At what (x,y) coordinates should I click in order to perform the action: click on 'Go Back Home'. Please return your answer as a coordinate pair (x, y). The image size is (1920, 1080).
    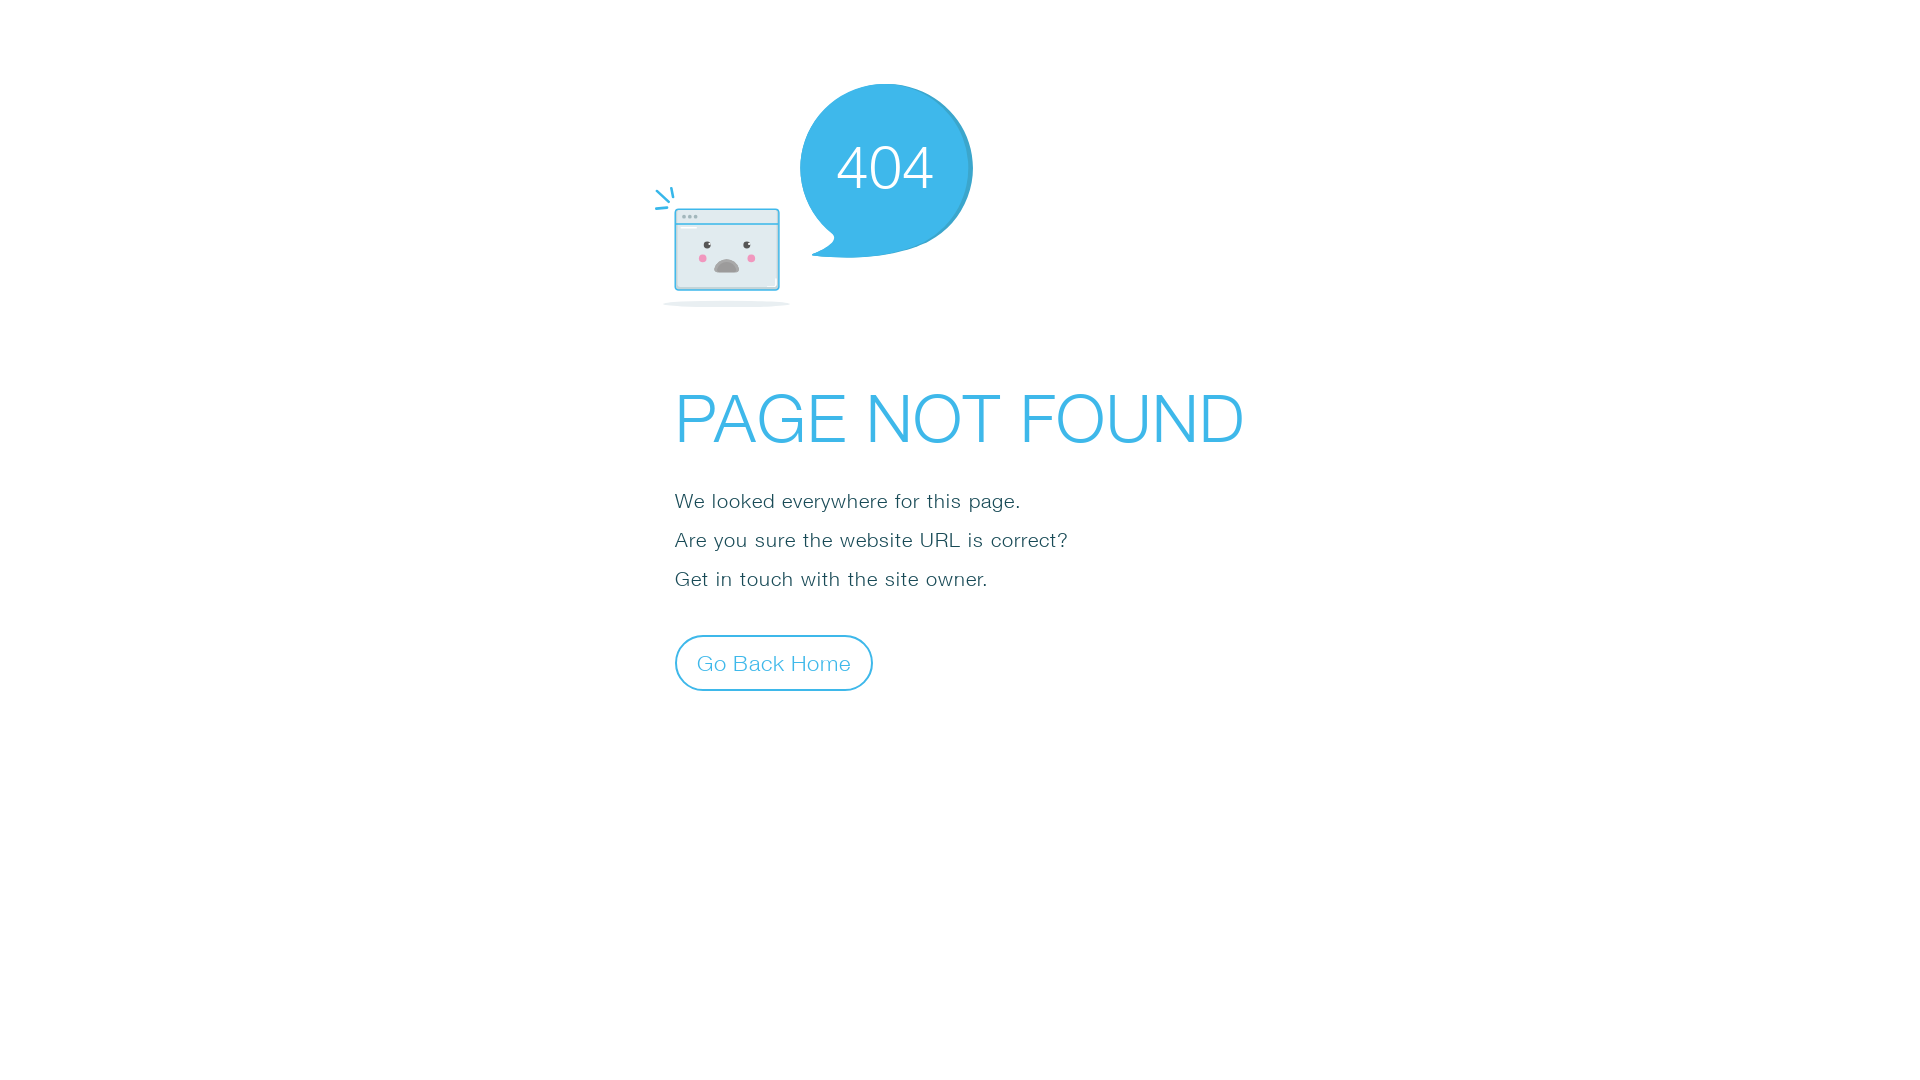
    Looking at the image, I should click on (772, 663).